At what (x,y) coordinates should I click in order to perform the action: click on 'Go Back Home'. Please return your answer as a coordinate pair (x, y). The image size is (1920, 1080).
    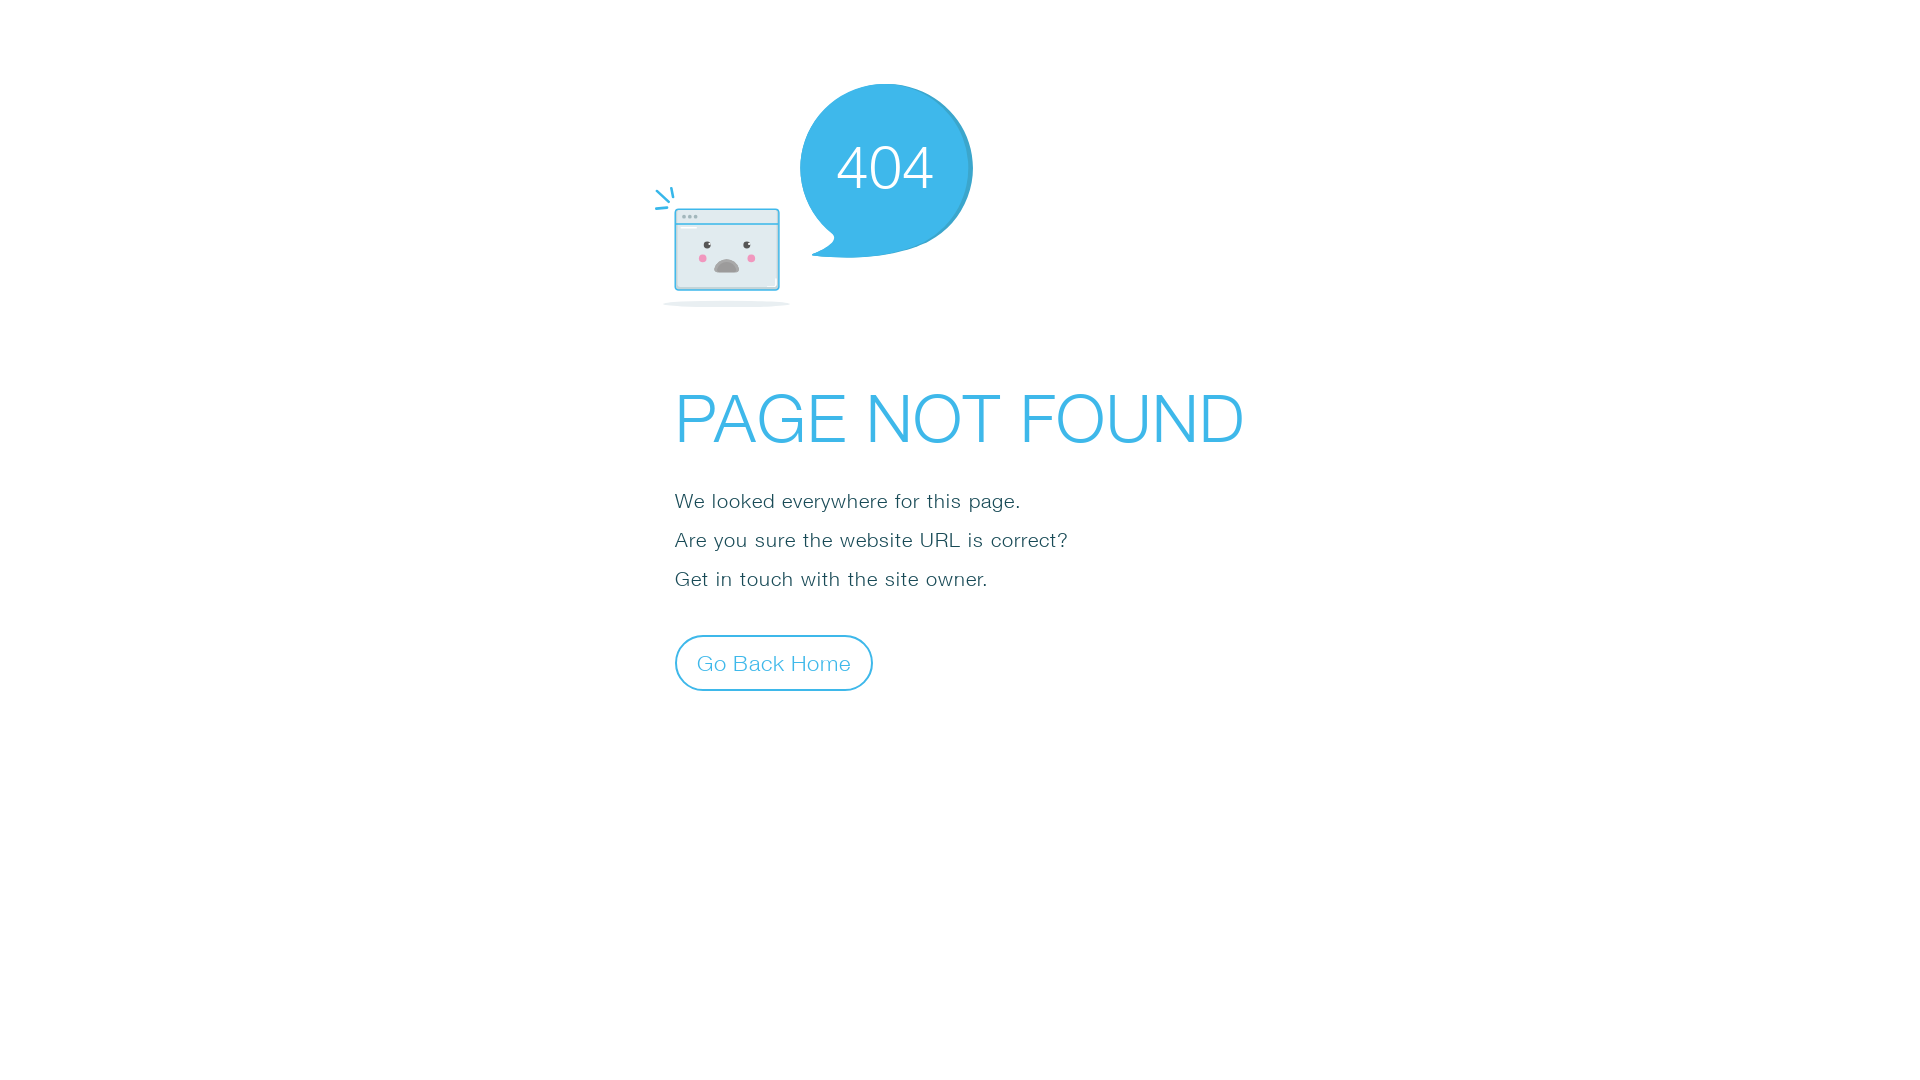
    Looking at the image, I should click on (772, 663).